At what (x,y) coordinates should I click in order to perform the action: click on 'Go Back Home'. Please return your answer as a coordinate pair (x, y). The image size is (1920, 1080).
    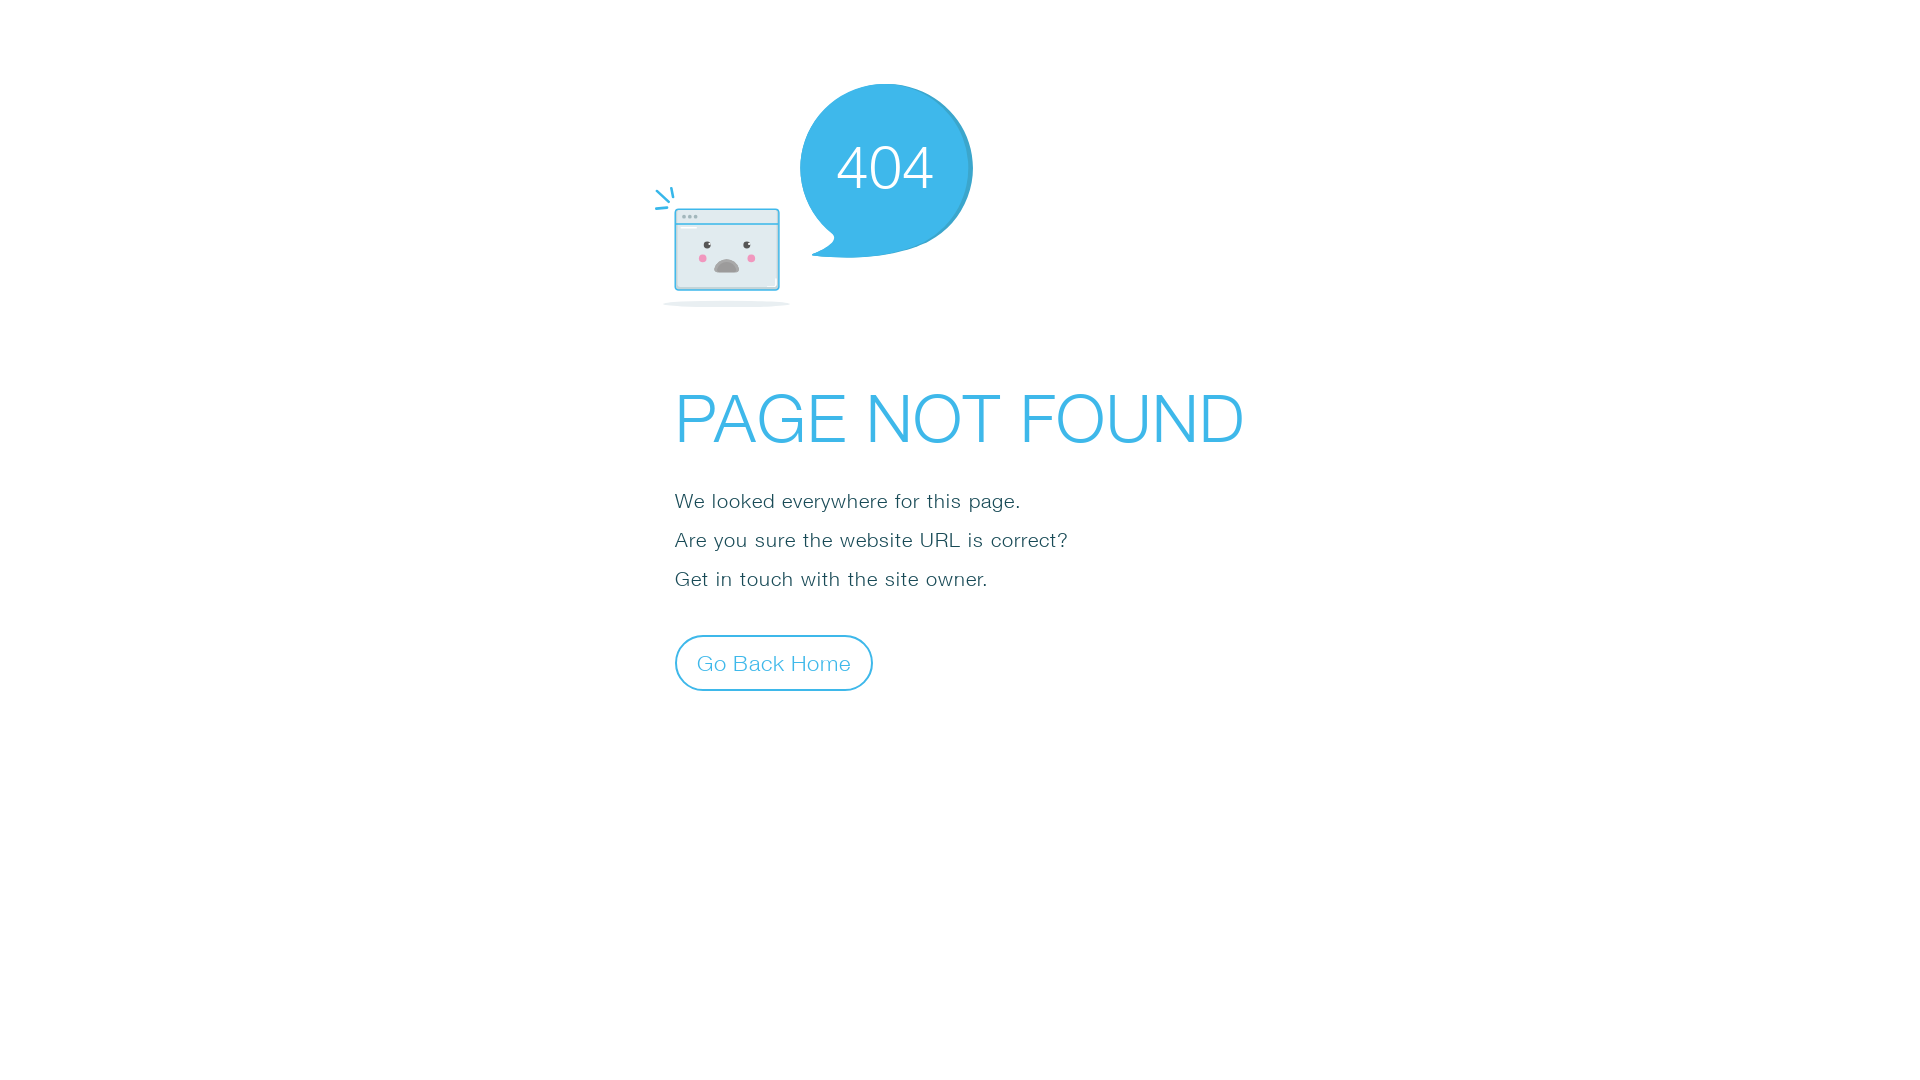
    Looking at the image, I should click on (772, 663).